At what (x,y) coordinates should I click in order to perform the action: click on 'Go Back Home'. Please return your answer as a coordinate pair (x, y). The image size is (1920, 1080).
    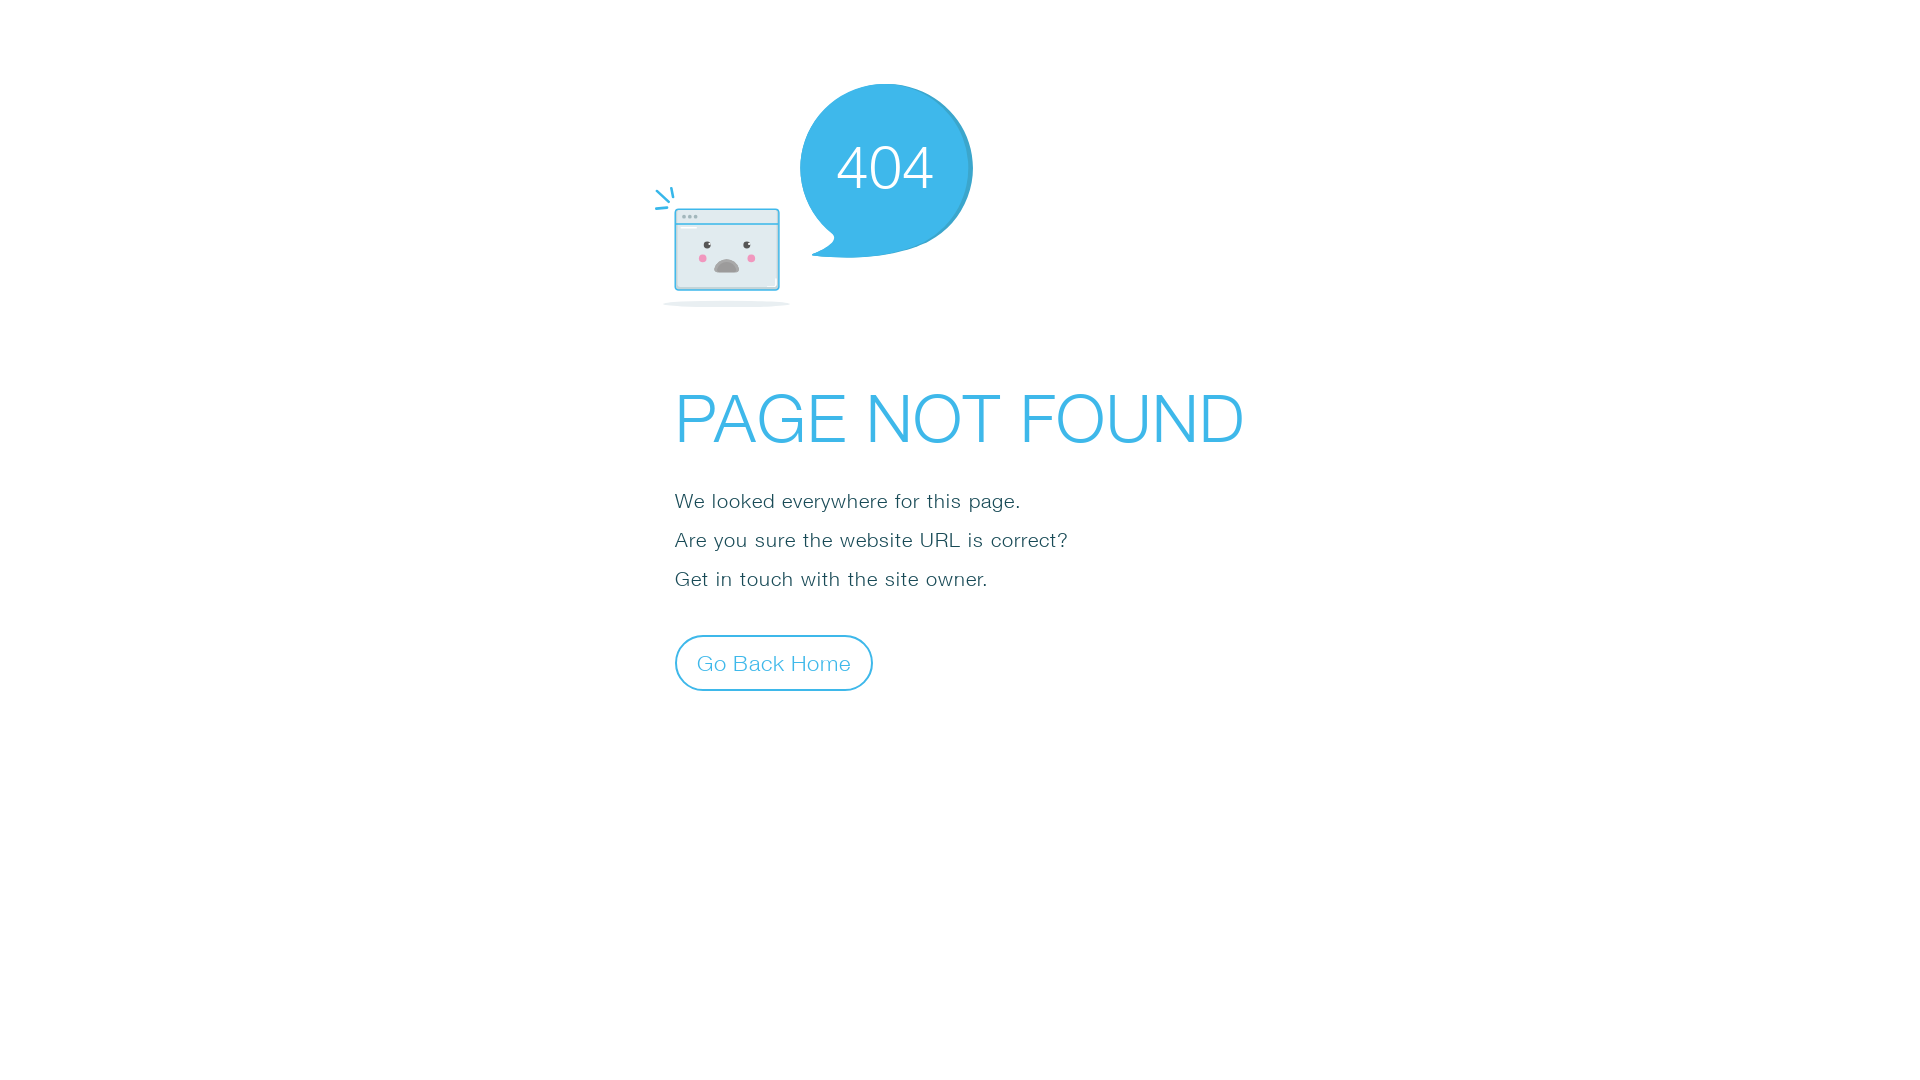
    Looking at the image, I should click on (772, 663).